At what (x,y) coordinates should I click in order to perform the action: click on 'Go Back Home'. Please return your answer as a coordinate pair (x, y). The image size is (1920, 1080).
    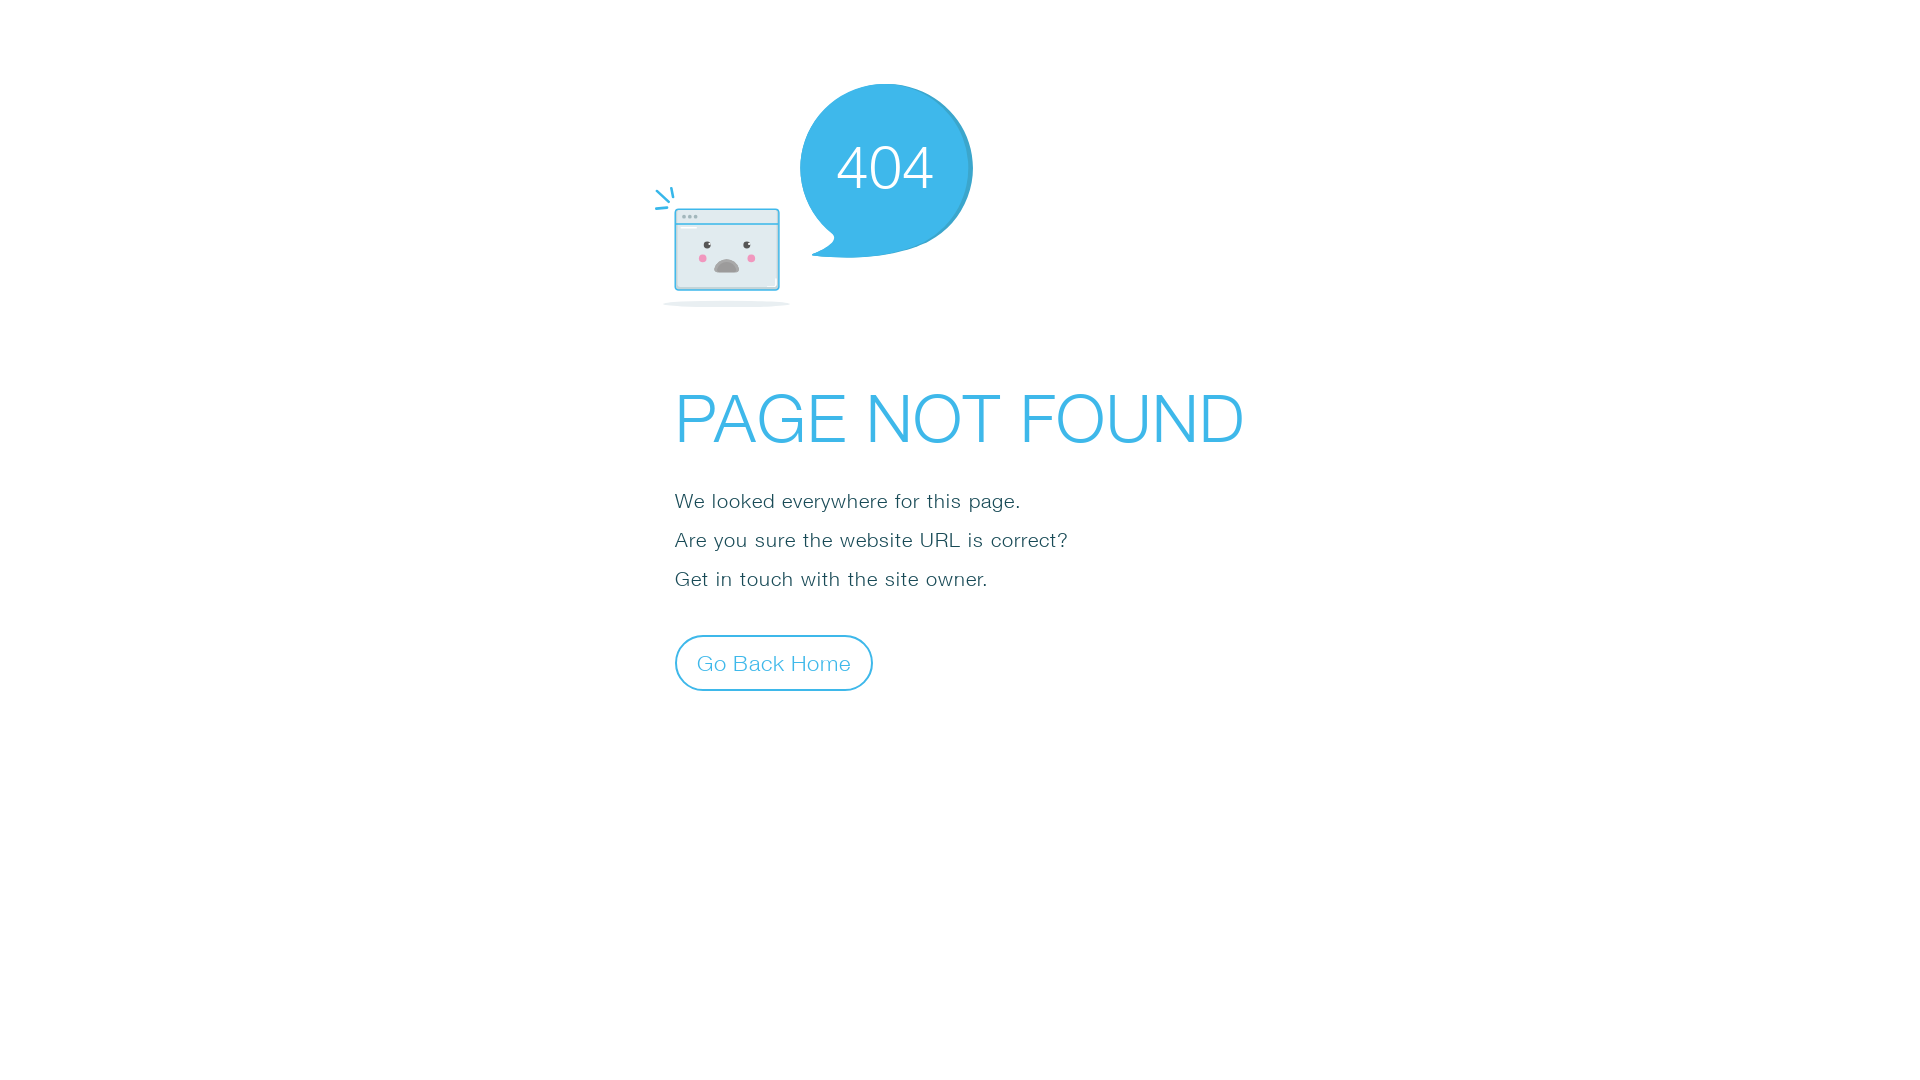
    Looking at the image, I should click on (772, 663).